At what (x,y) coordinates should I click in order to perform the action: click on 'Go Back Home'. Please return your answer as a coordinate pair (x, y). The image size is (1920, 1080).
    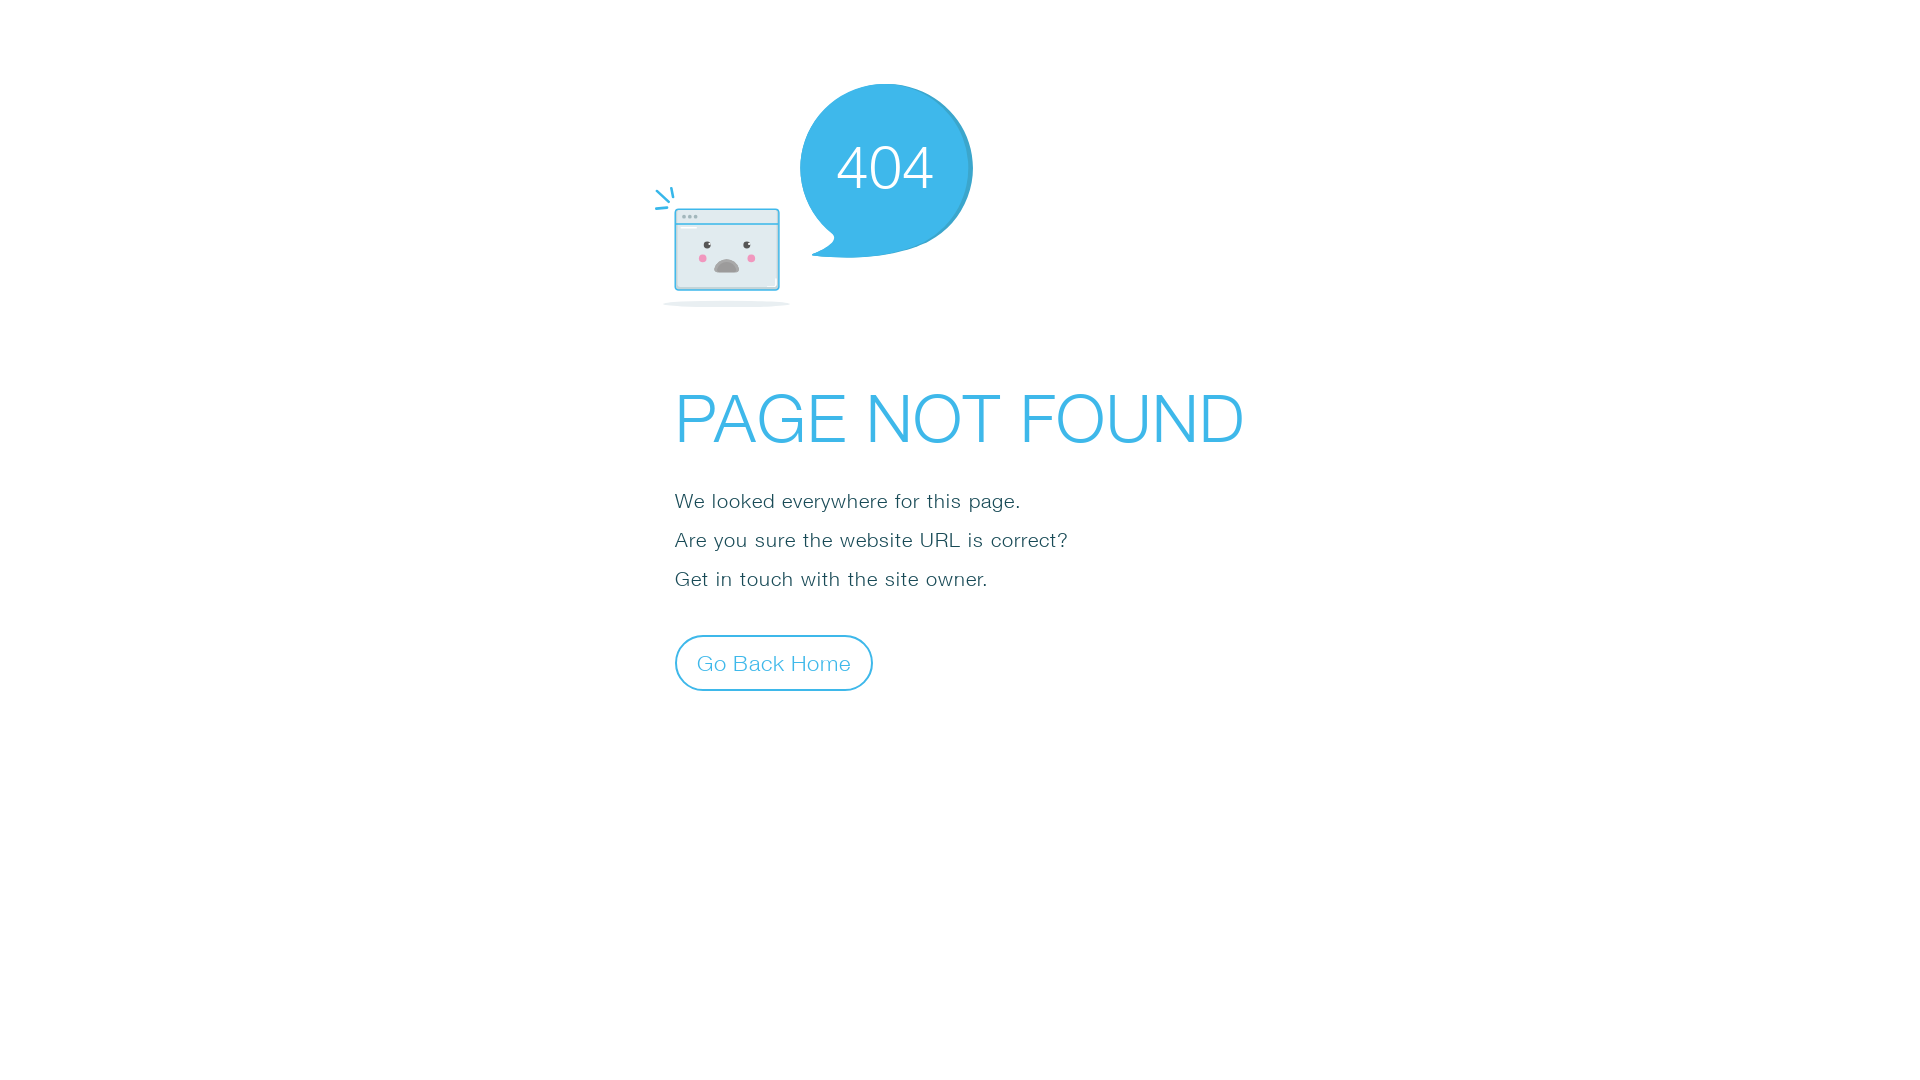
    Looking at the image, I should click on (772, 663).